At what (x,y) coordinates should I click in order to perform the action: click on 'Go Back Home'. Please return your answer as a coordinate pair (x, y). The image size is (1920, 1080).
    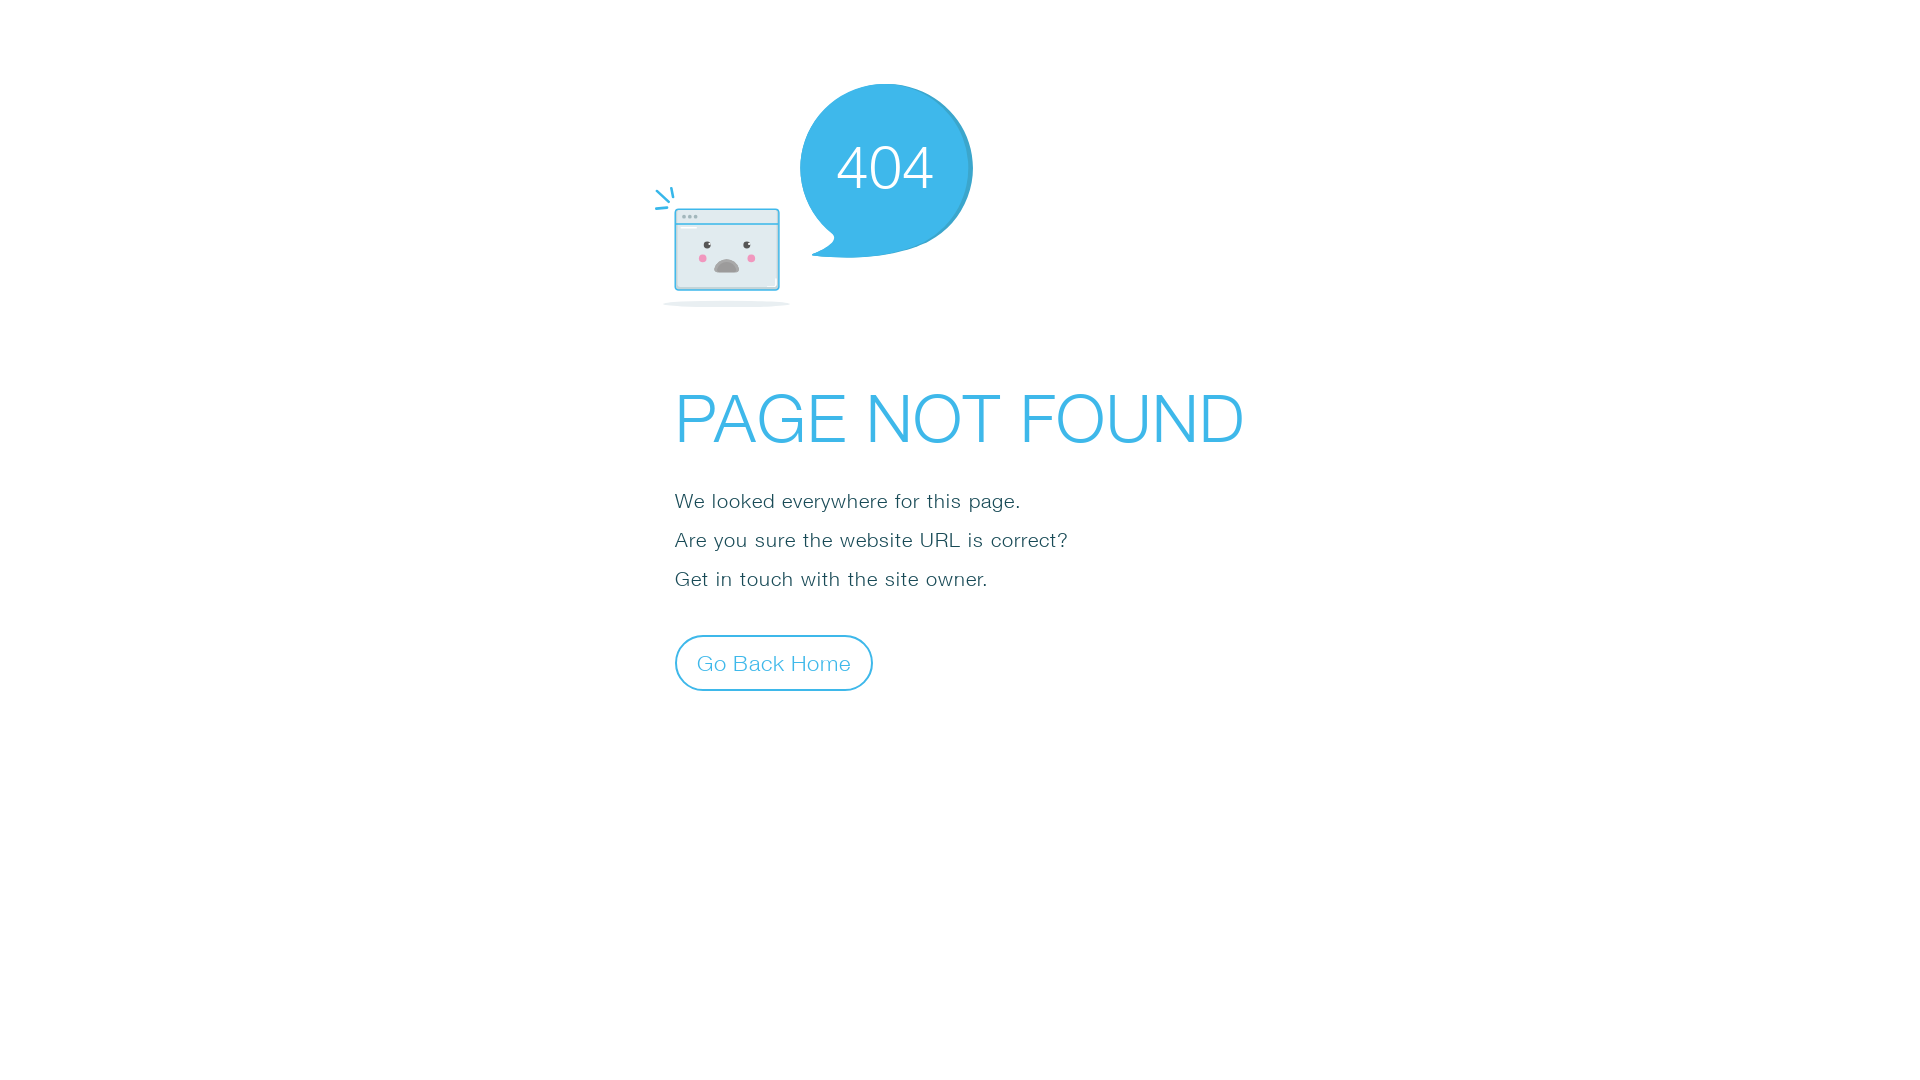
    Looking at the image, I should click on (772, 663).